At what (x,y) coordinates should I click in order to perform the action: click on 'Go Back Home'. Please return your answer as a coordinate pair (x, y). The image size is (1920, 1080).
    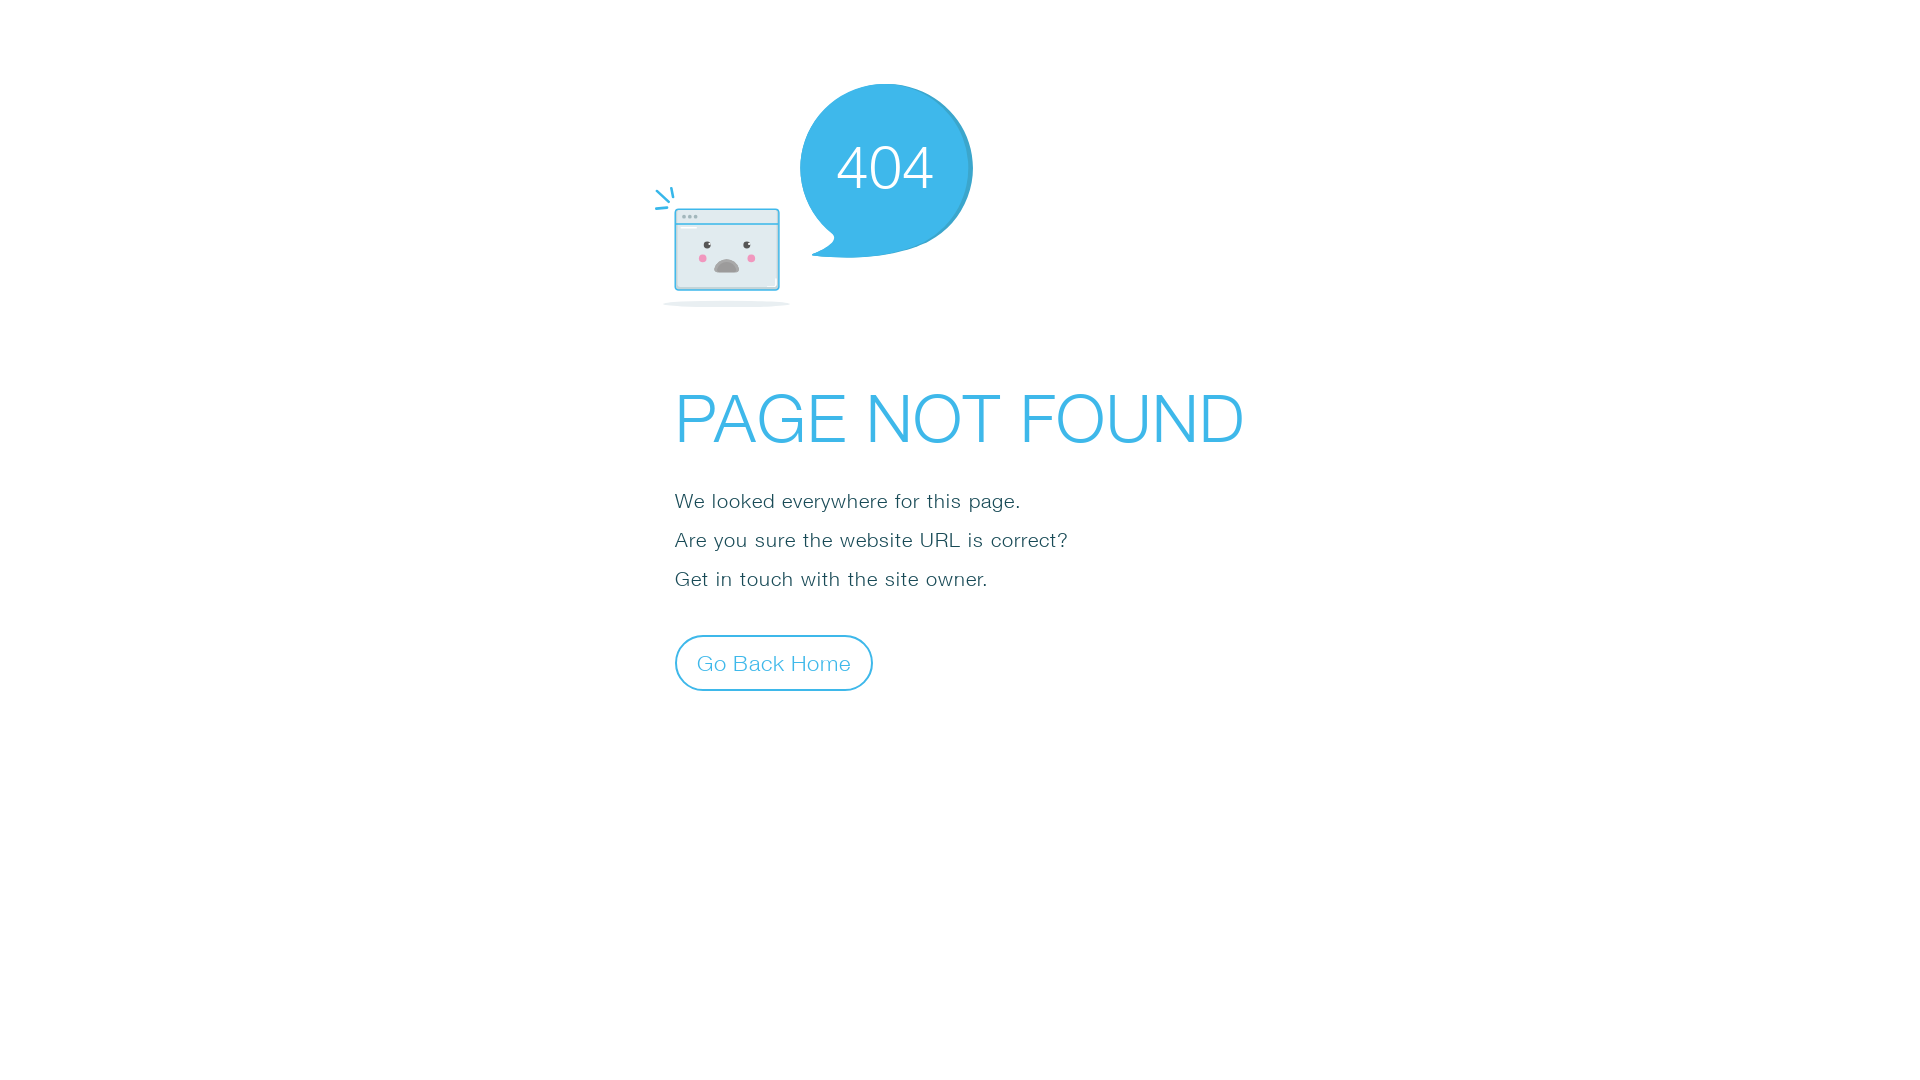
    Looking at the image, I should click on (772, 663).